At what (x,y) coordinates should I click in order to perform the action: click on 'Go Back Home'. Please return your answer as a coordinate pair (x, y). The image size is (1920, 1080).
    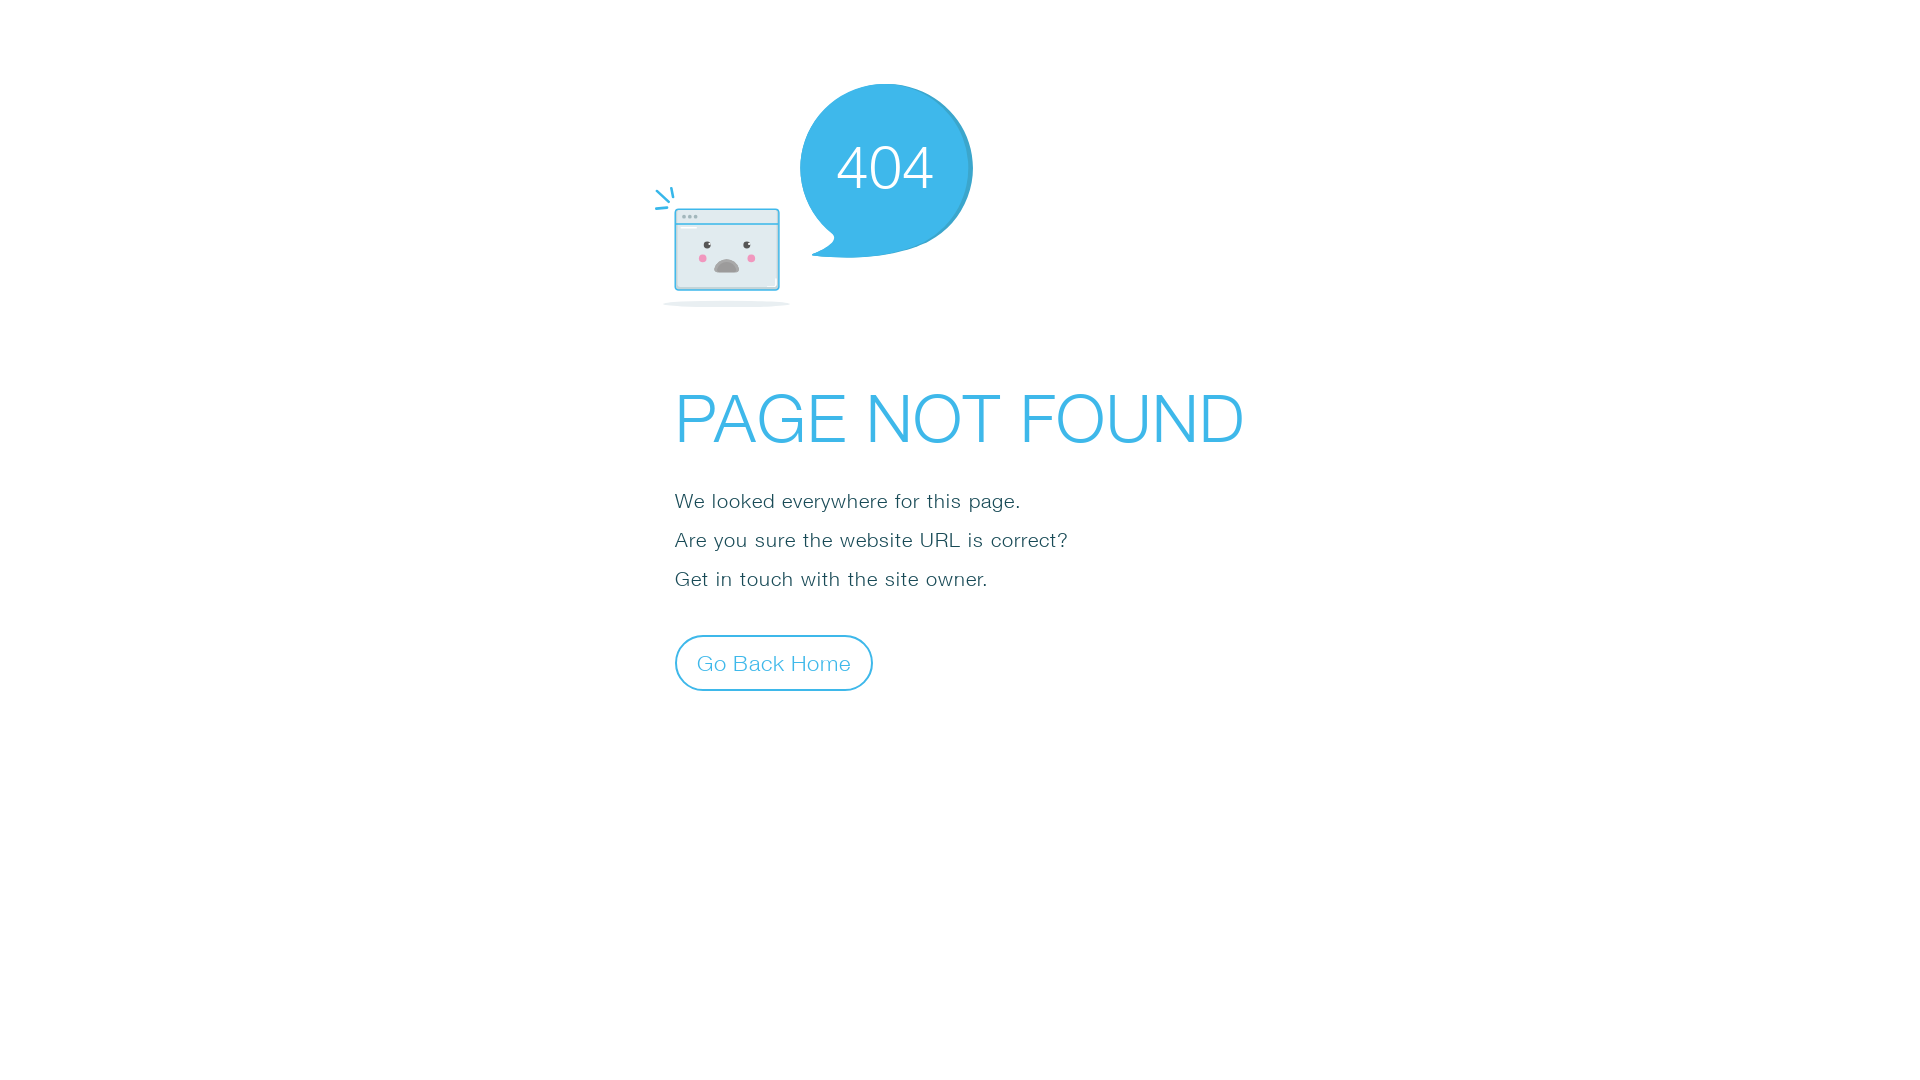
    Looking at the image, I should click on (772, 663).